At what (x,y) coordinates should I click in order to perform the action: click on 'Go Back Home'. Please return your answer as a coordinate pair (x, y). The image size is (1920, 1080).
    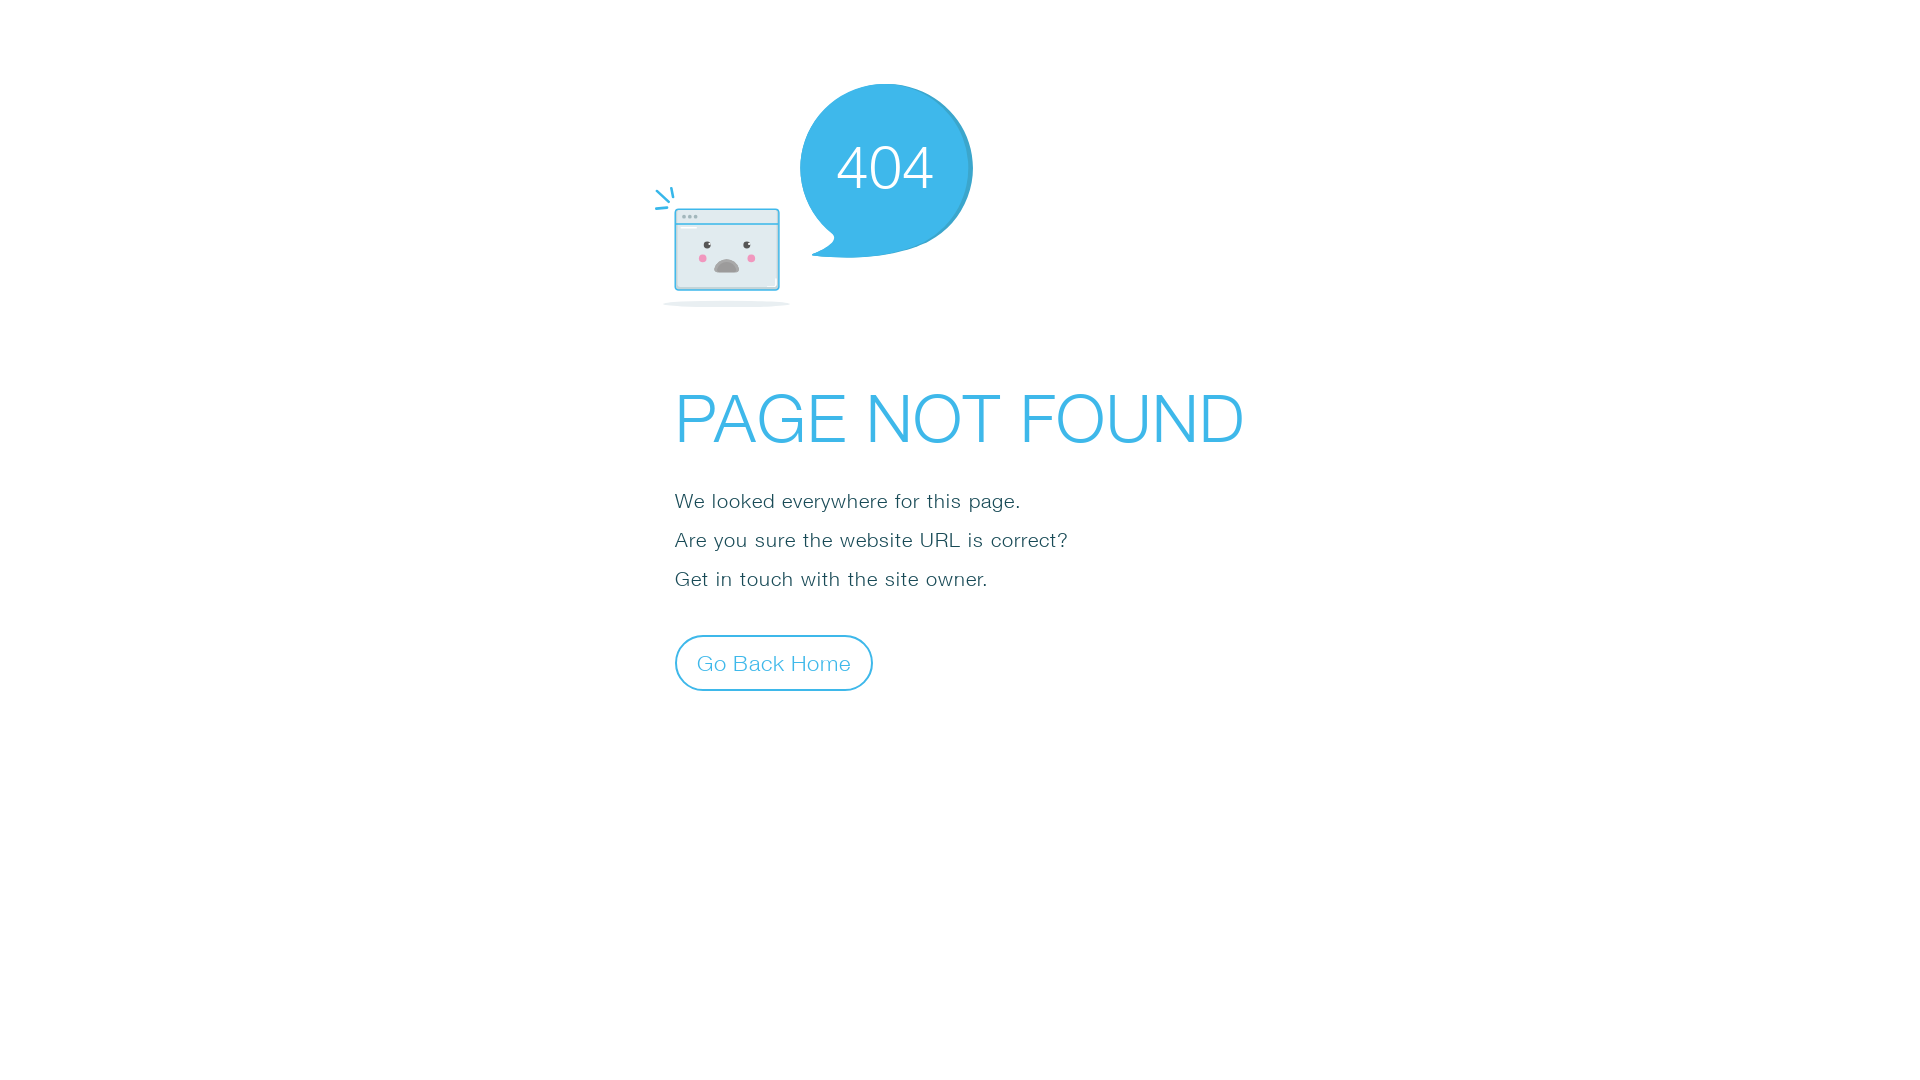
    Looking at the image, I should click on (772, 663).